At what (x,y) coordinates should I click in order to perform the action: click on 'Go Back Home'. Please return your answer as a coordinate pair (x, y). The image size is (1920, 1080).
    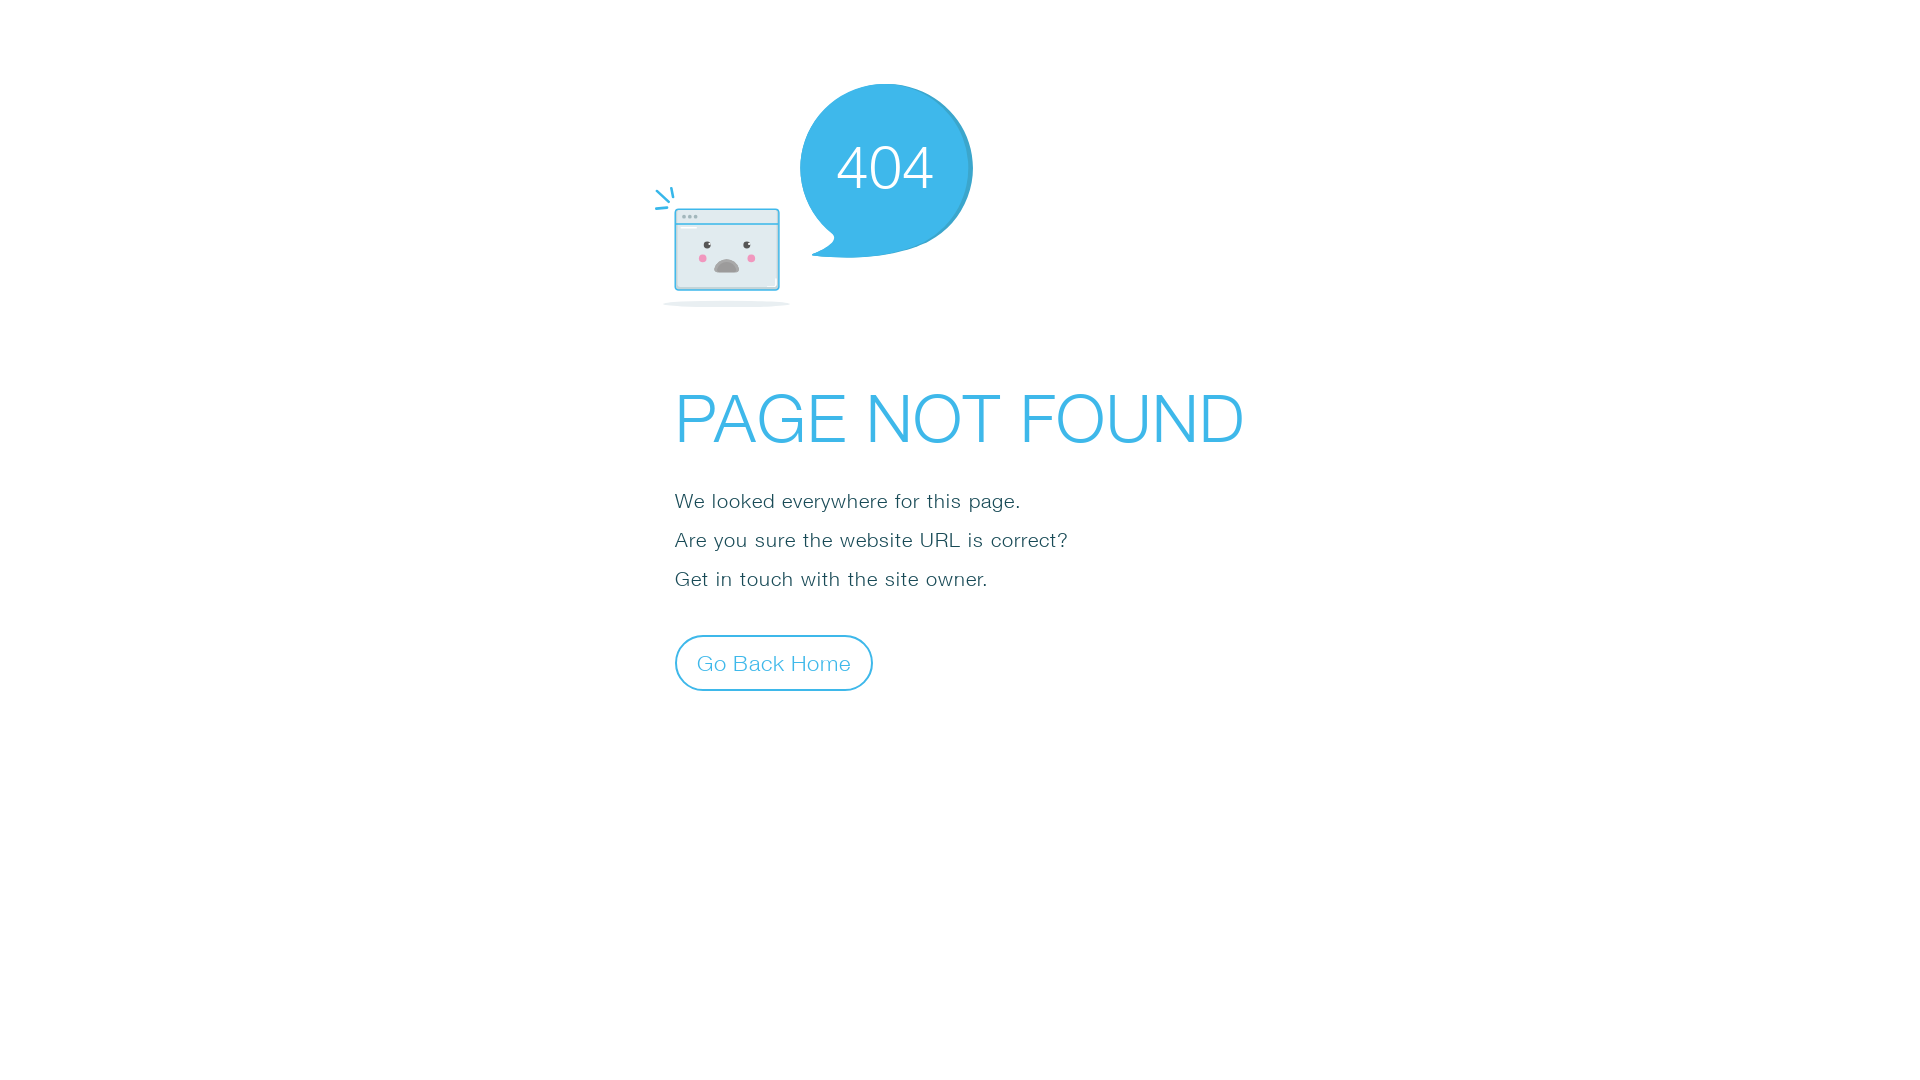
    Looking at the image, I should click on (772, 663).